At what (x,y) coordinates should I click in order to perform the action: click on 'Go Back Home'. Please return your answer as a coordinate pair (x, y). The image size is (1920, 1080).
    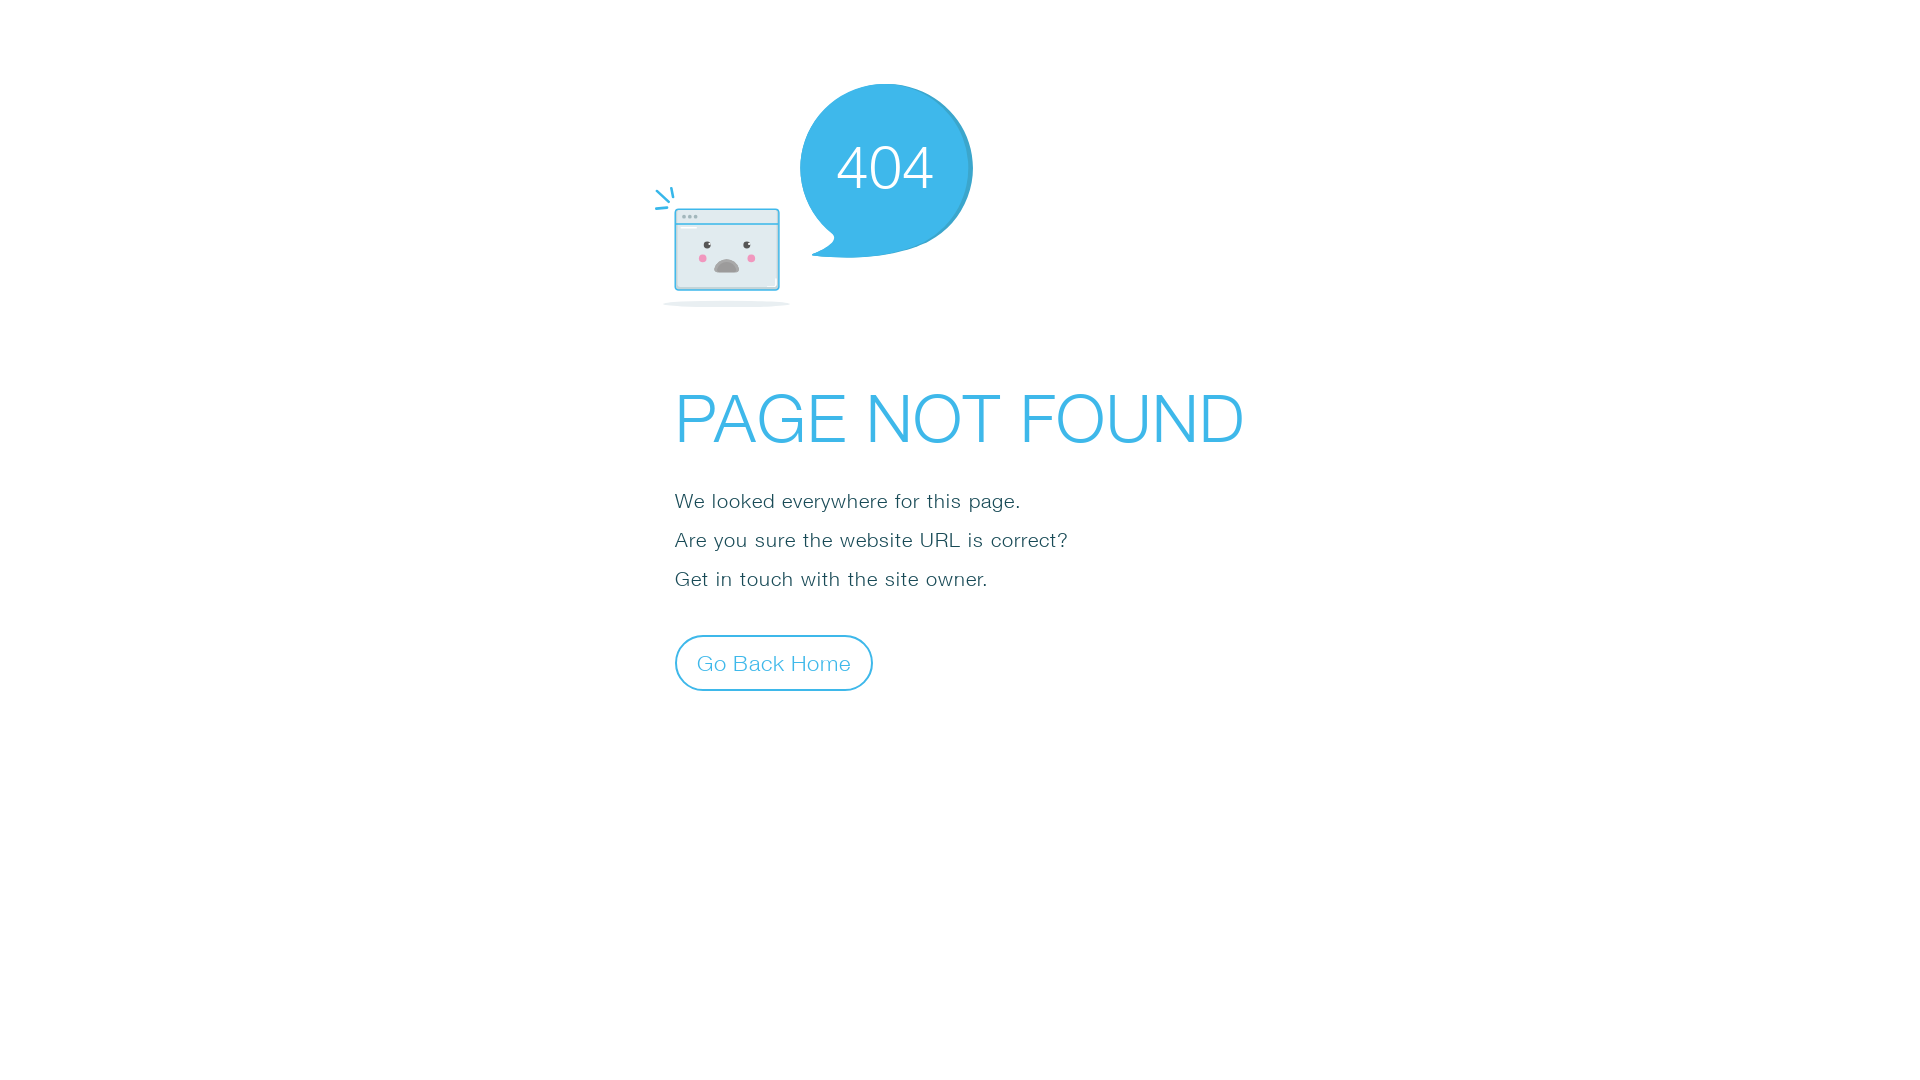
    Looking at the image, I should click on (772, 663).